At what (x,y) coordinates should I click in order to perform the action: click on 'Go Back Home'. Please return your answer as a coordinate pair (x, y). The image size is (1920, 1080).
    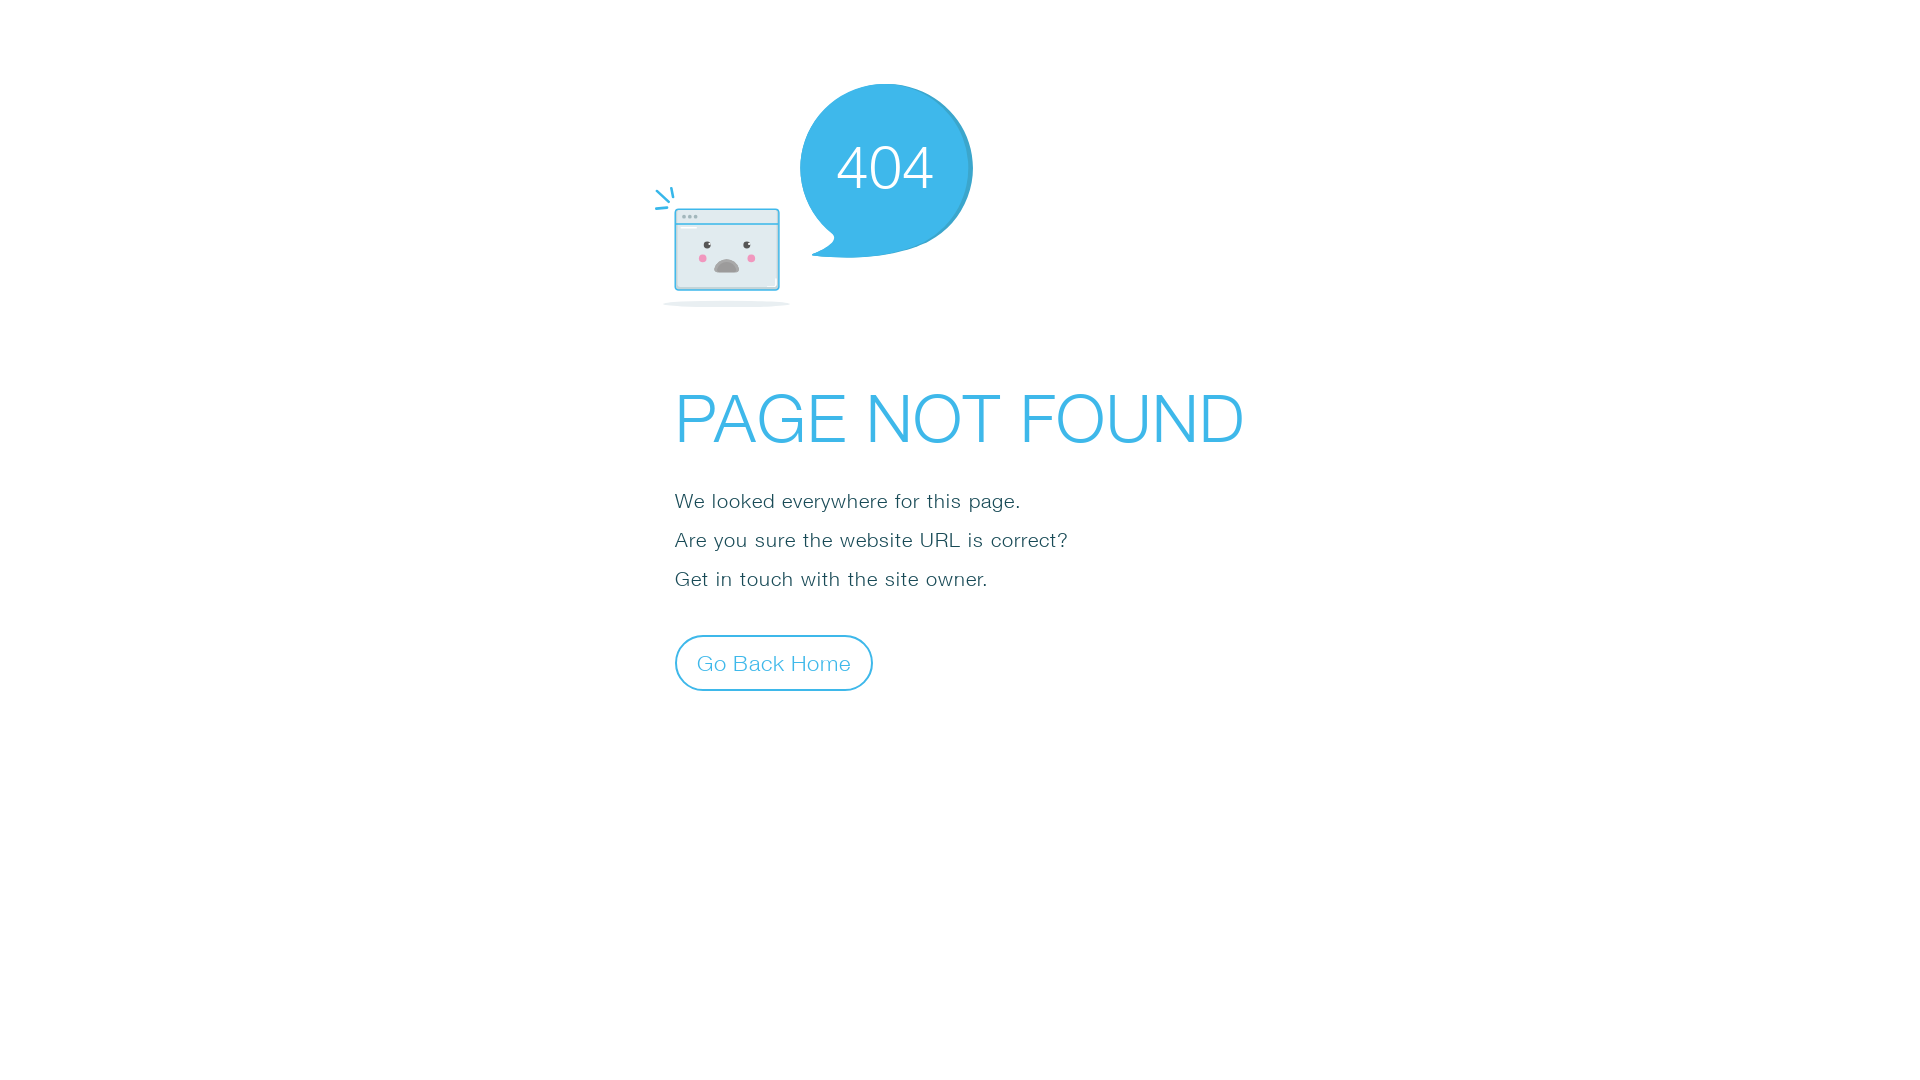
    Looking at the image, I should click on (772, 663).